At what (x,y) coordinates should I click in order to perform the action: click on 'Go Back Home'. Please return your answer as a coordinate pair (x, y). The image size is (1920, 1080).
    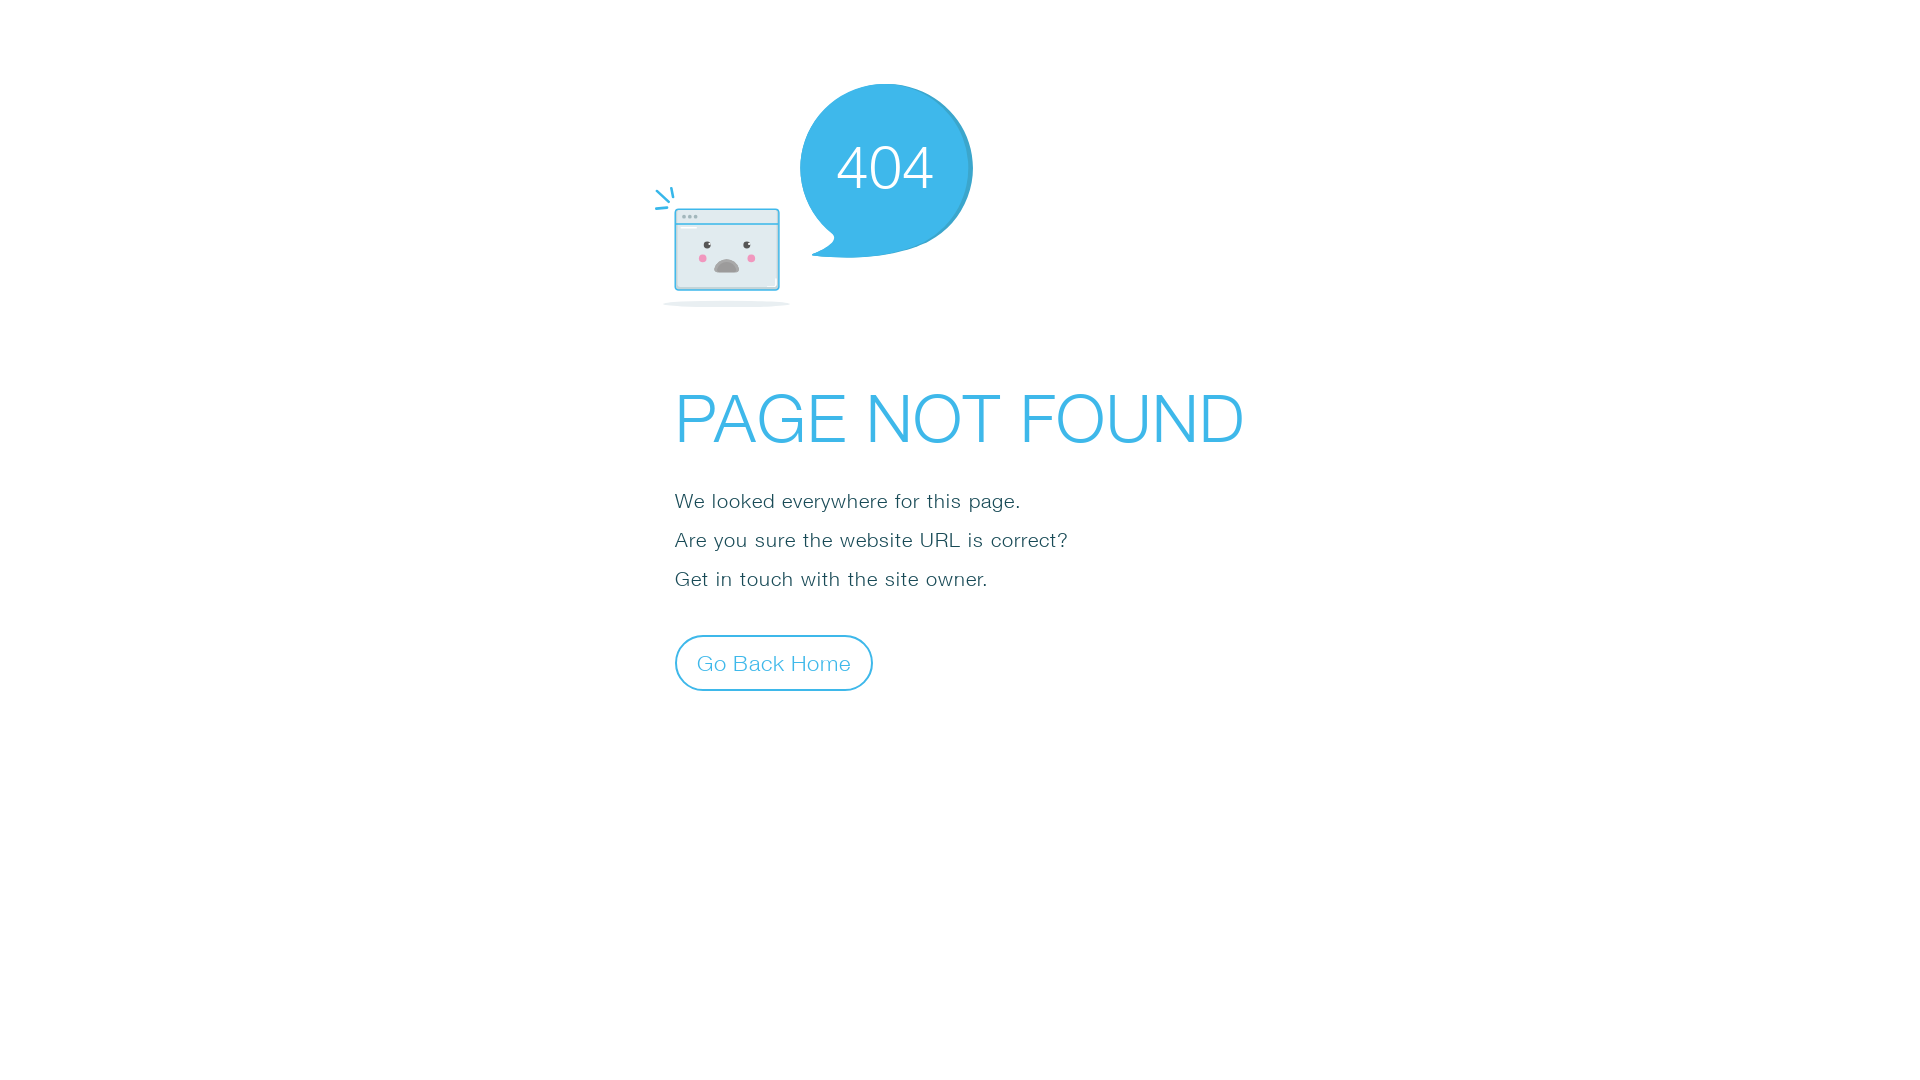
    Looking at the image, I should click on (772, 663).